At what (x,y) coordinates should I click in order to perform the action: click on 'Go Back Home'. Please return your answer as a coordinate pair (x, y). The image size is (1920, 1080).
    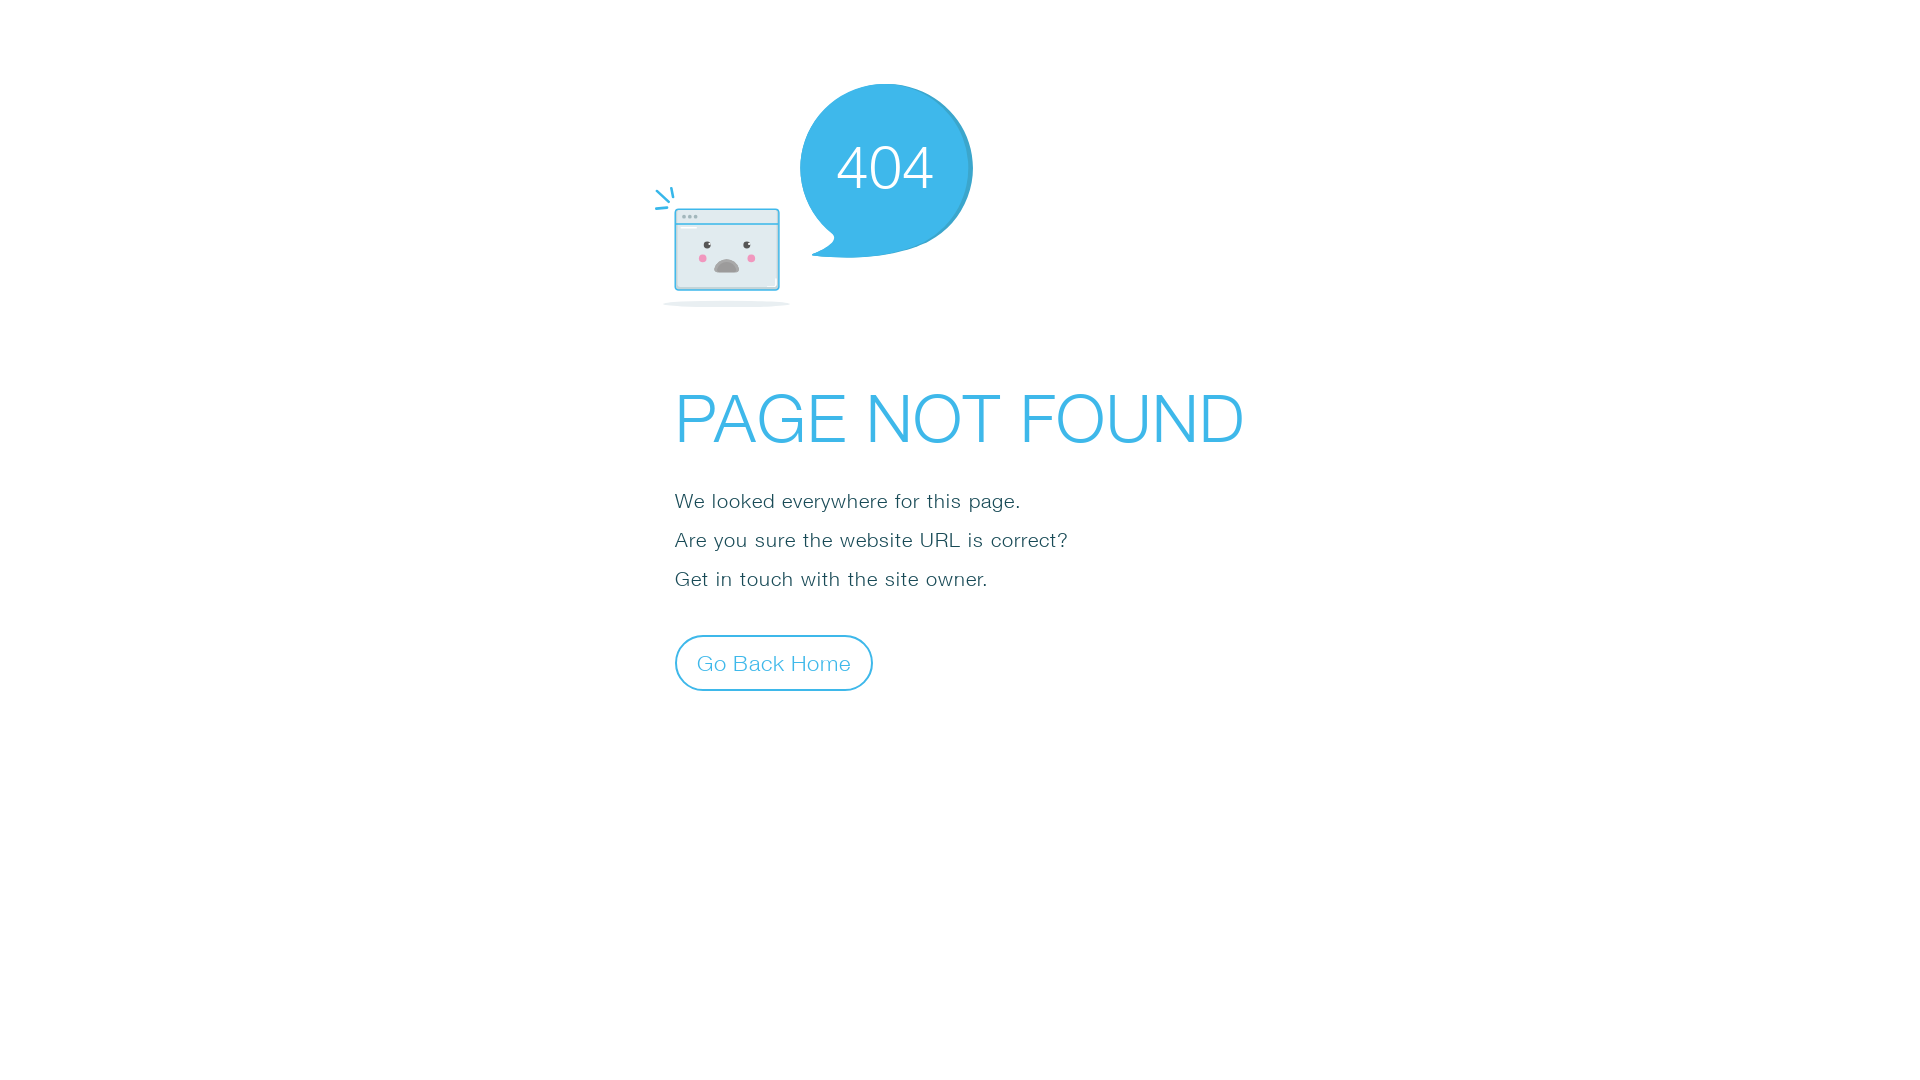
    Looking at the image, I should click on (772, 663).